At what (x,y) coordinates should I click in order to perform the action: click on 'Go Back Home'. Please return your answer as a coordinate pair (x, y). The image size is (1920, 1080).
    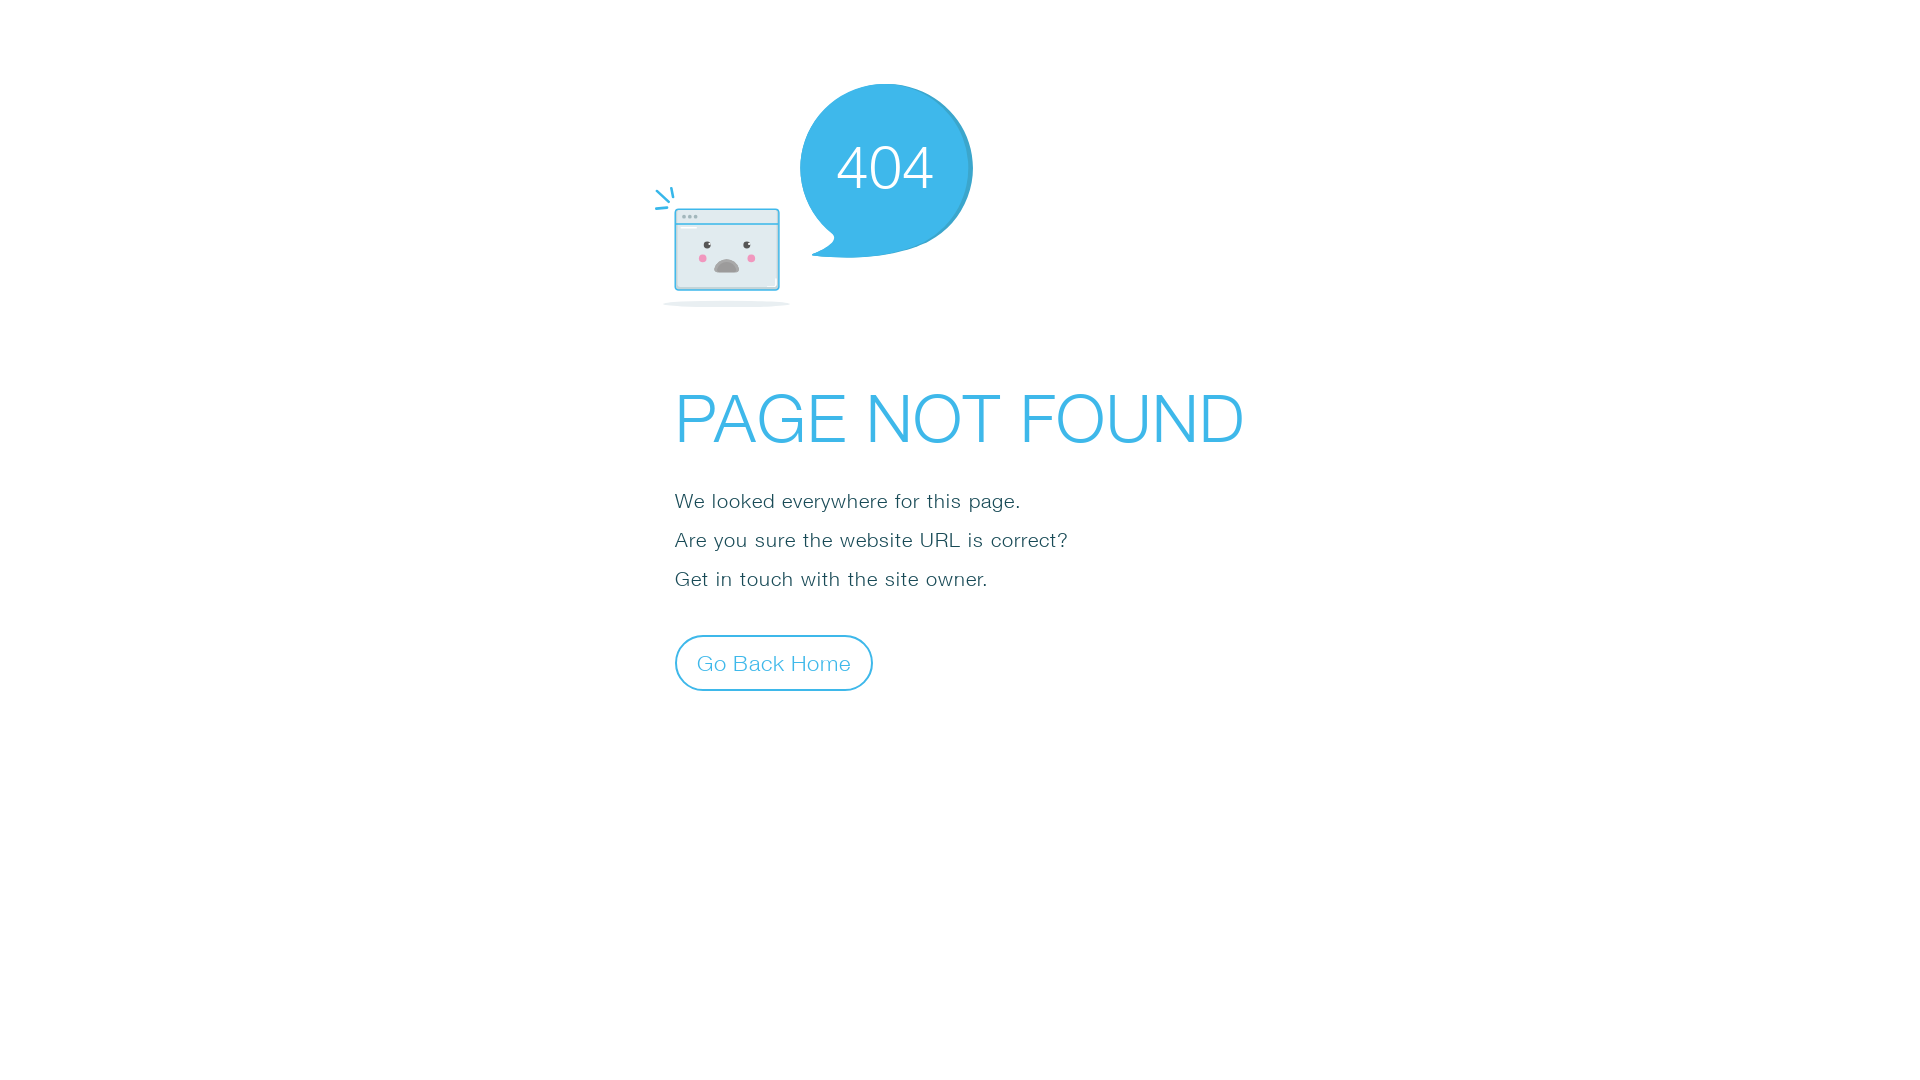
    Looking at the image, I should click on (772, 663).